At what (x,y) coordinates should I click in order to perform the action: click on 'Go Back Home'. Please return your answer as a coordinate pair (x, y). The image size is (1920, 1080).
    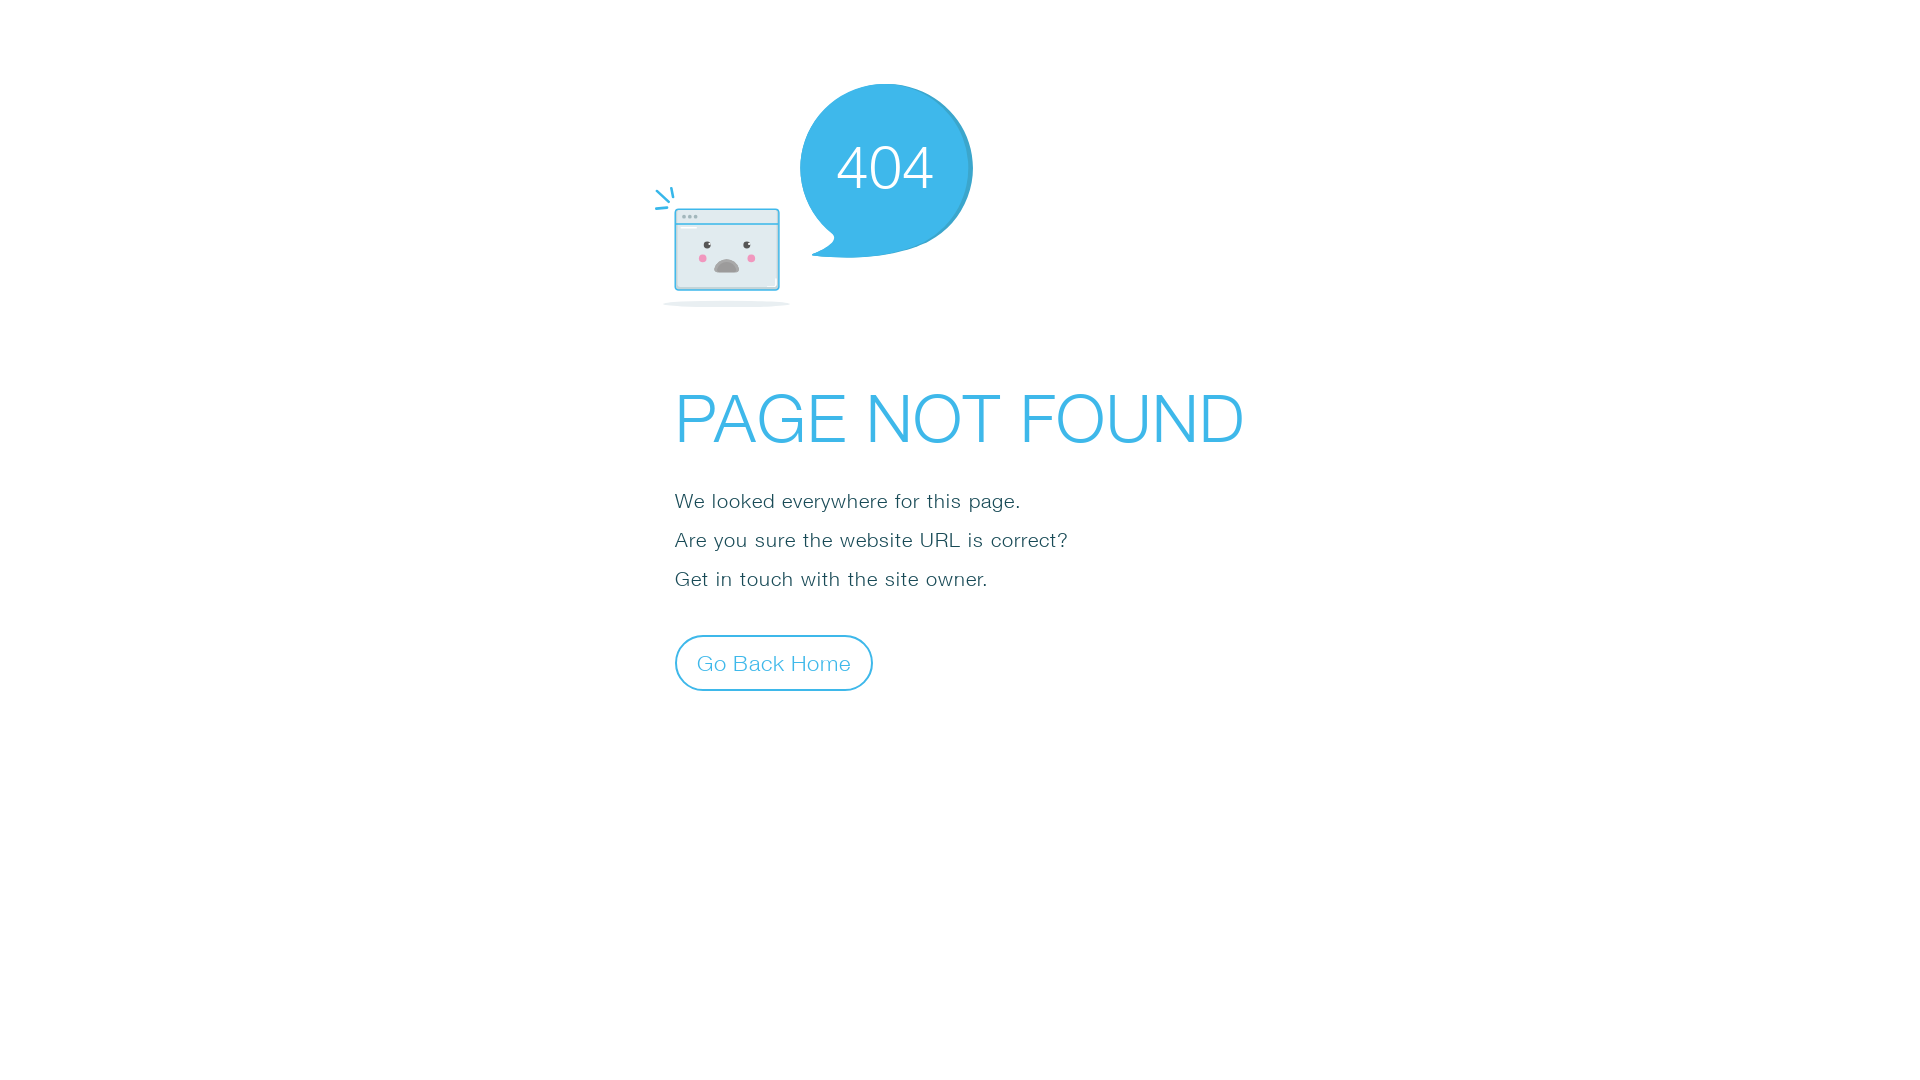
    Looking at the image, I should click on (772, 663).